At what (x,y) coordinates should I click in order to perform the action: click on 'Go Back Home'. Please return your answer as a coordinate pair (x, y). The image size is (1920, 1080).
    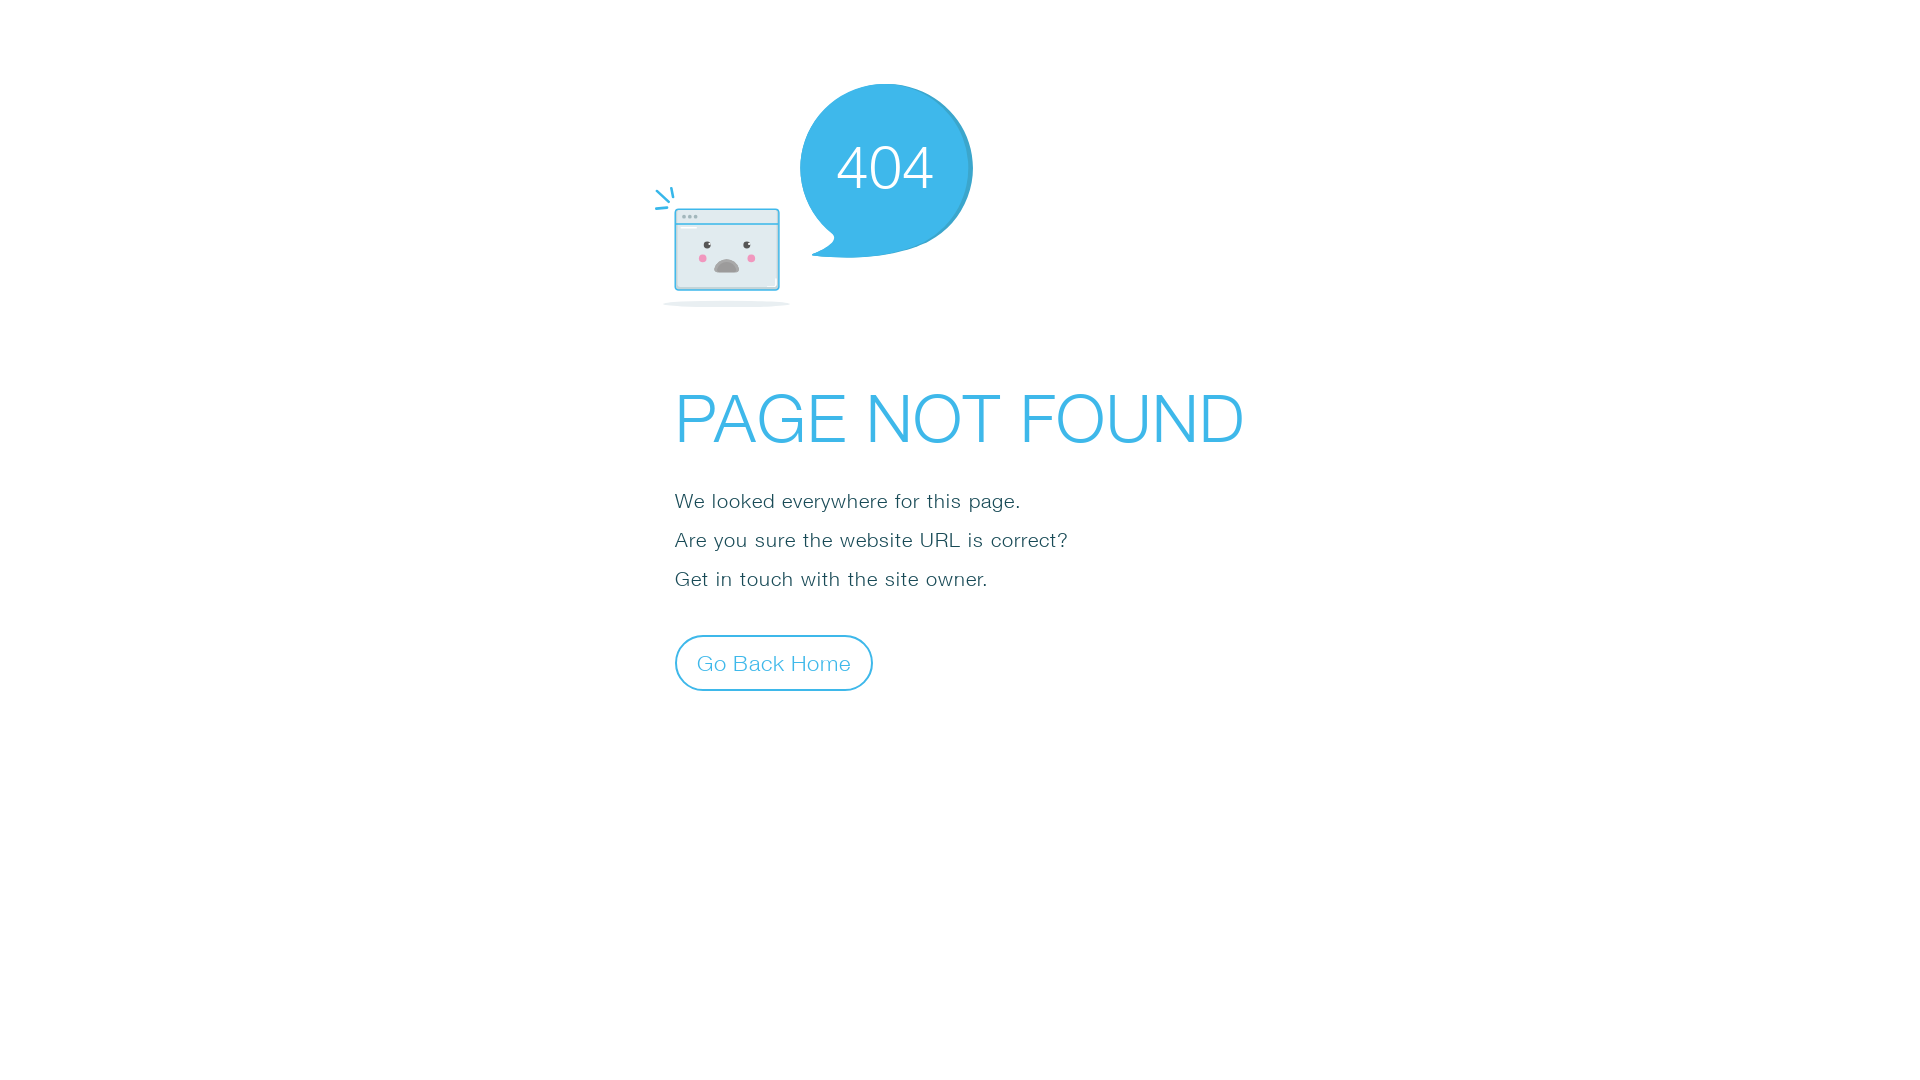
    Looking at the image, I should click on (772, 663).